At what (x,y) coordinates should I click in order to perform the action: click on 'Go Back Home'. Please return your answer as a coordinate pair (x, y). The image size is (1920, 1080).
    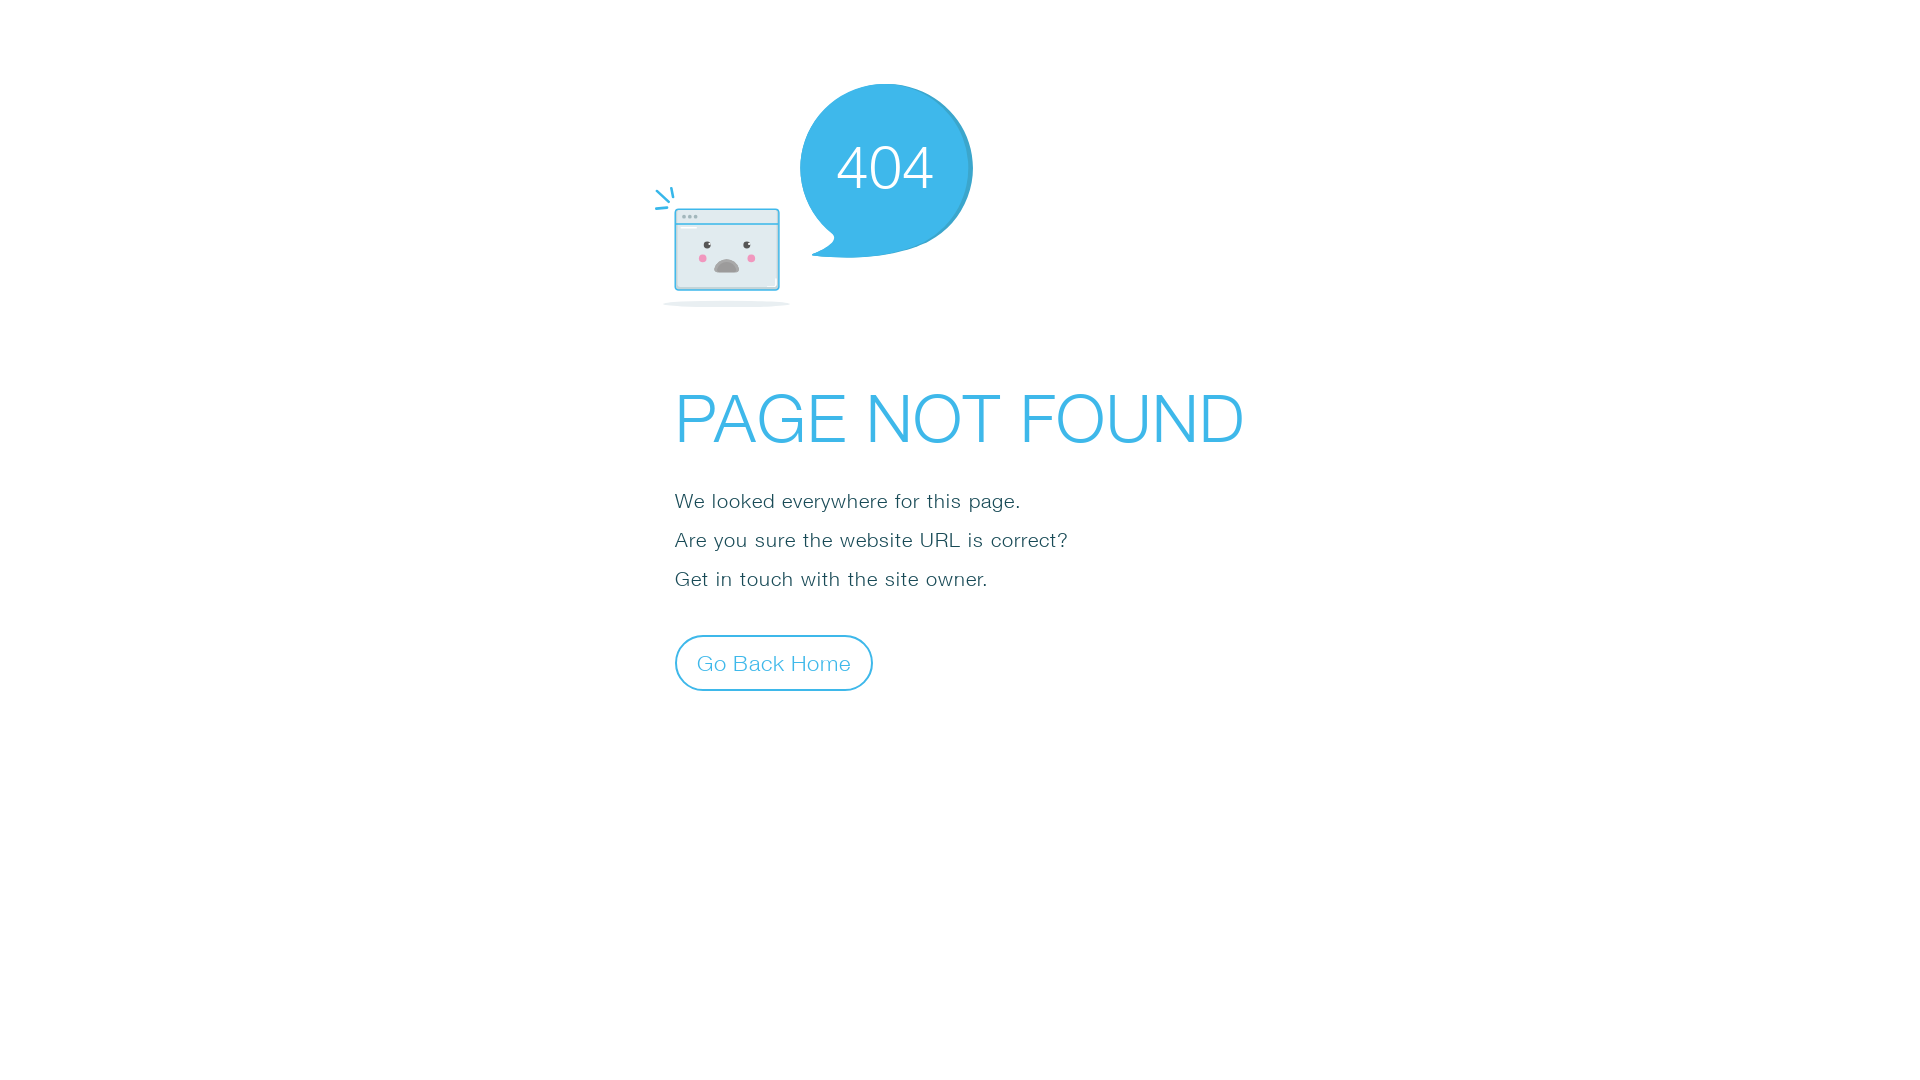
    Looking at the image, I should click on (772, 663).